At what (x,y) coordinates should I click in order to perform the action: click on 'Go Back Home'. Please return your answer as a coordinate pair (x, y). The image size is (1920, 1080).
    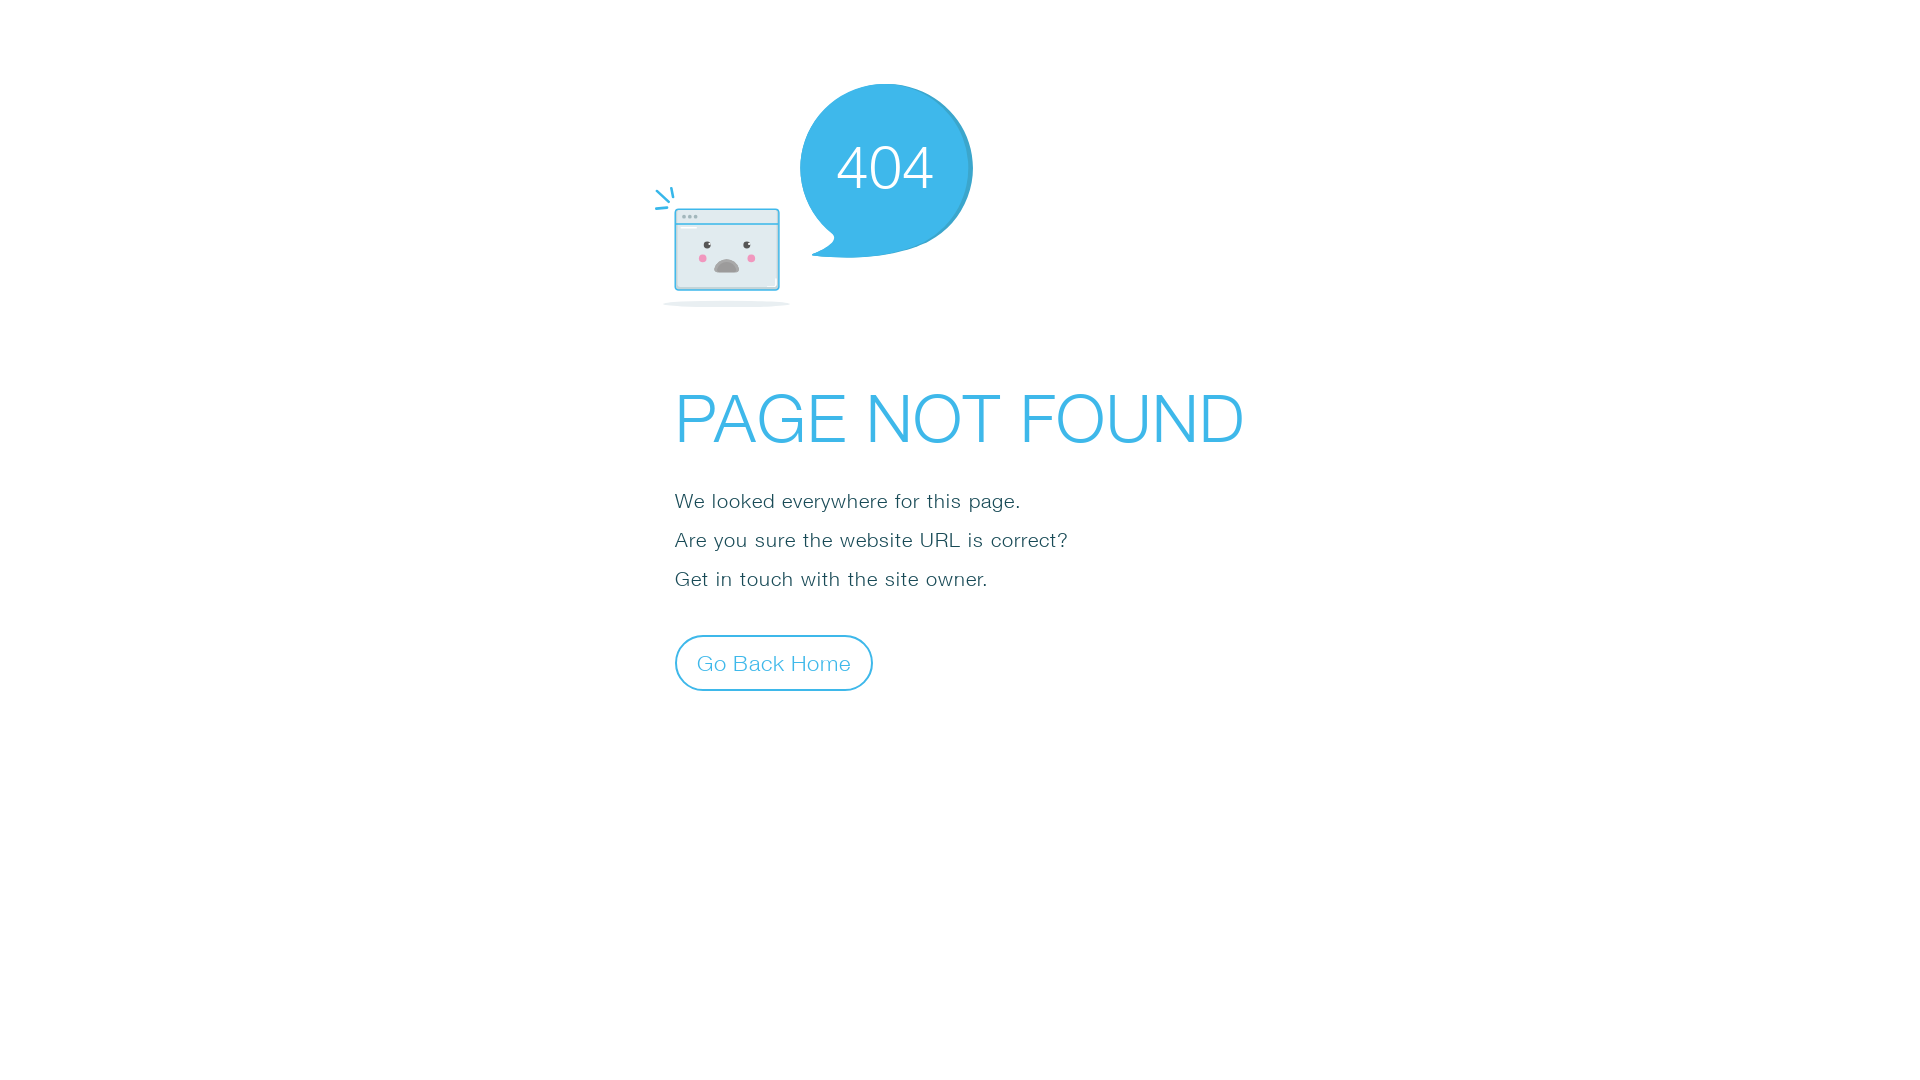
    Looking at the image, I should click on (772, 663).